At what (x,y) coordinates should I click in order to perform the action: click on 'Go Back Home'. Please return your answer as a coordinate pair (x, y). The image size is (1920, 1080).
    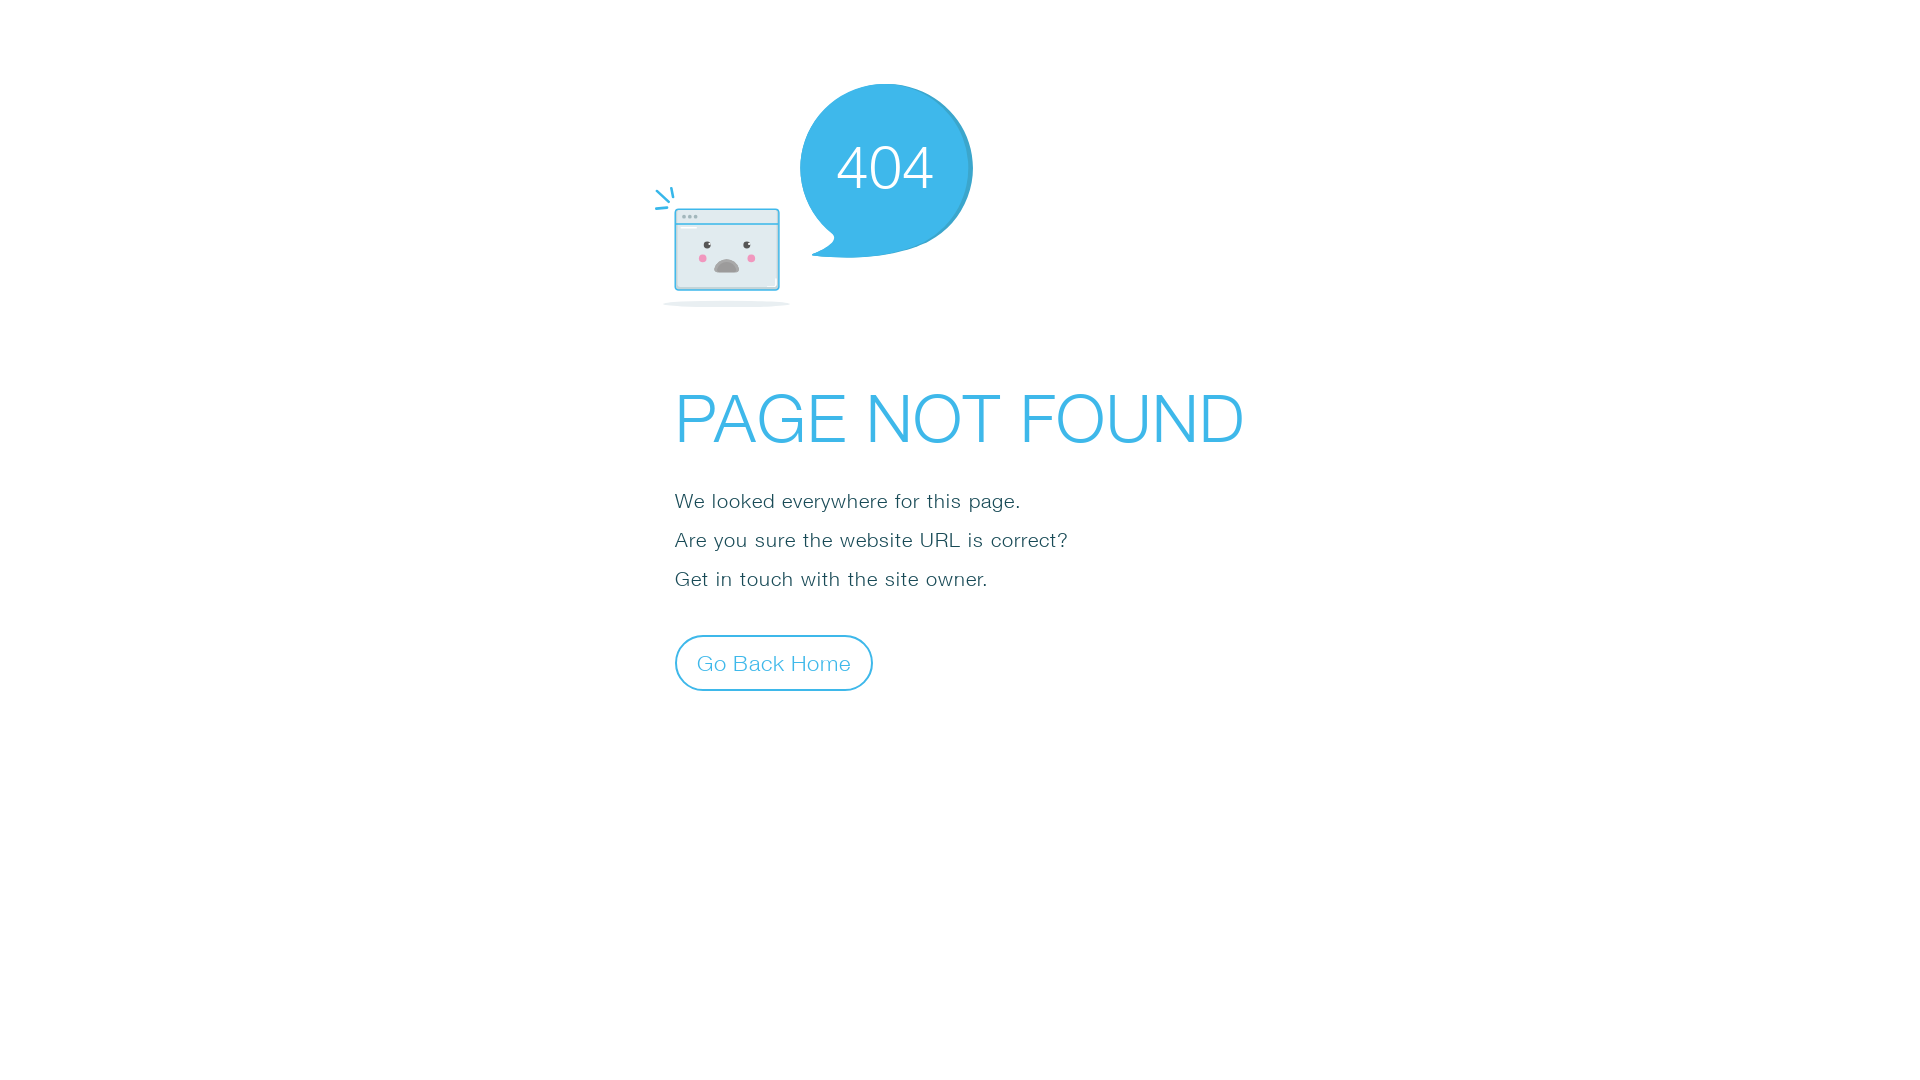
    Looking at the image, I should click on (772, 663).